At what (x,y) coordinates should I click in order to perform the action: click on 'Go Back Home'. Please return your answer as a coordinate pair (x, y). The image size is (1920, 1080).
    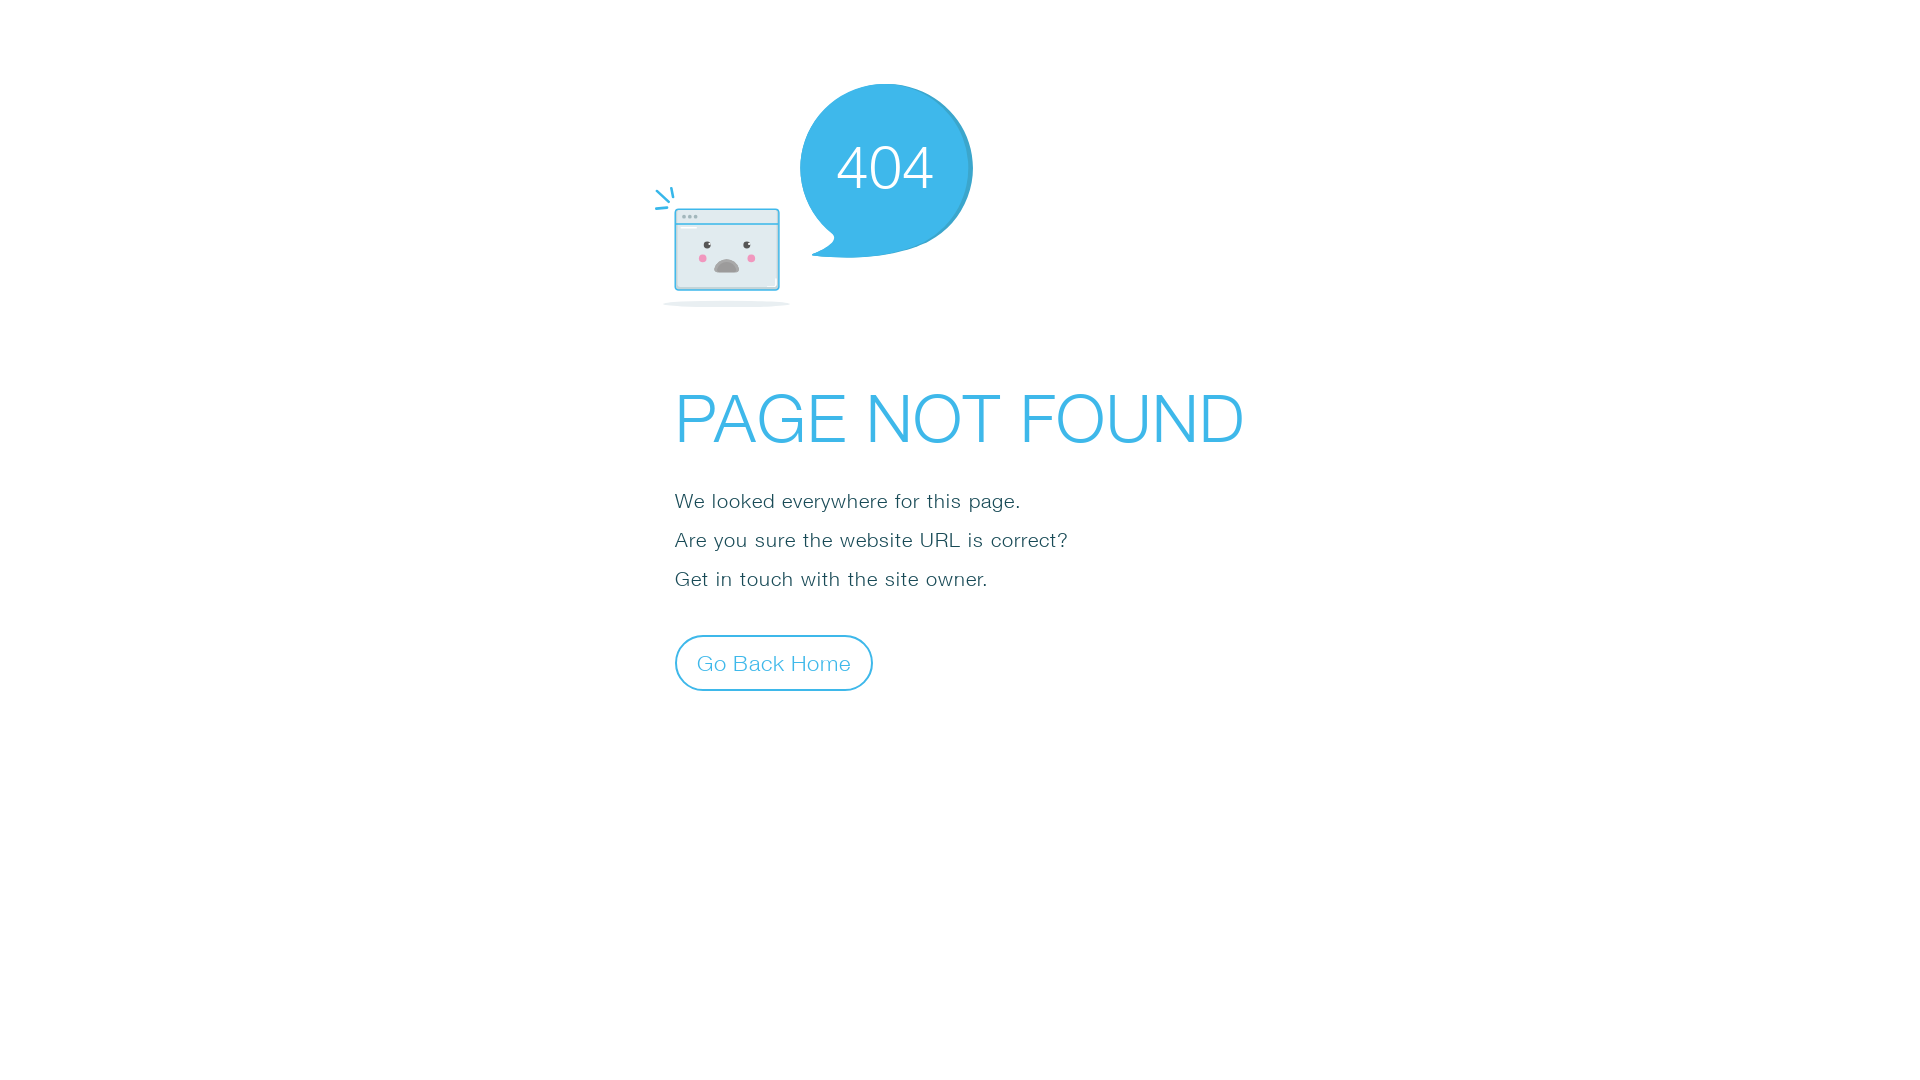
    Looking at the image, I should click on (772, 663).